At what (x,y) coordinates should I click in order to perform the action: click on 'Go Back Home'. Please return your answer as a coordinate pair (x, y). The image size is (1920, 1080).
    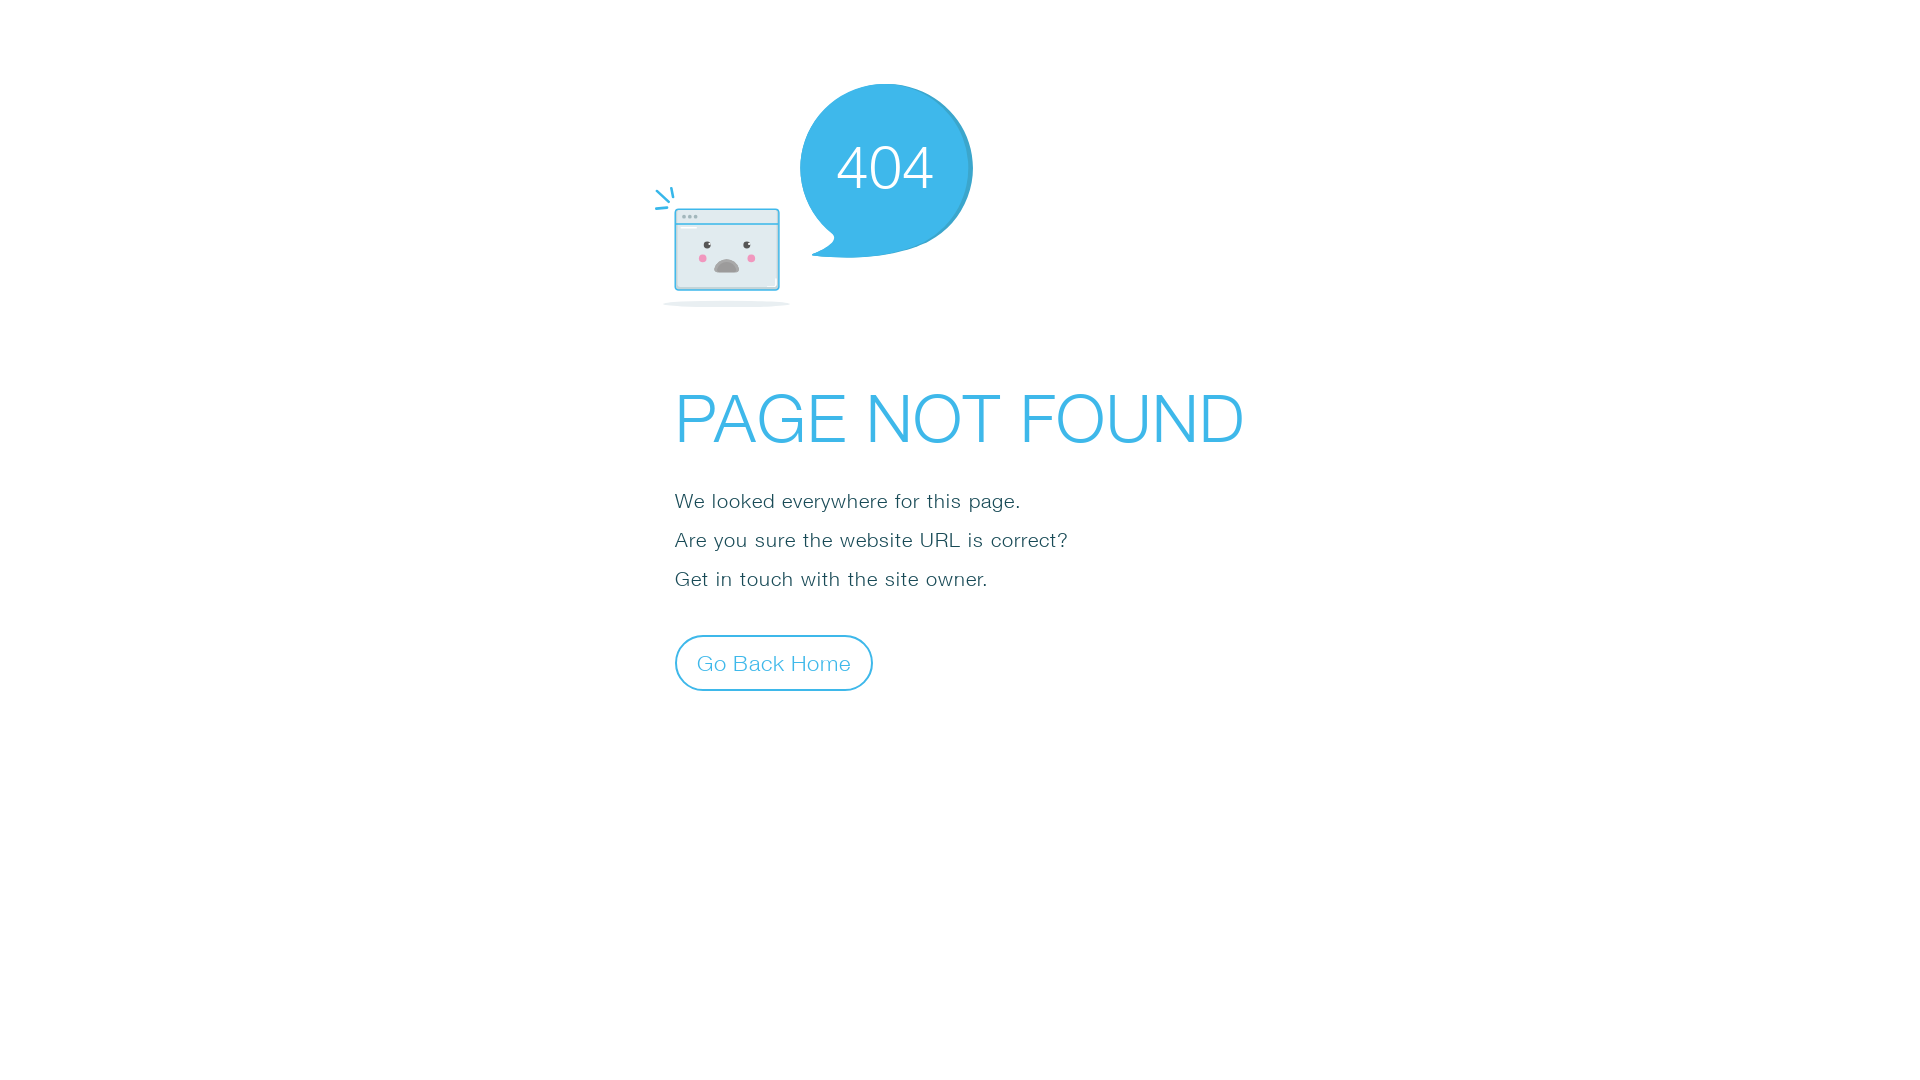
    Looking at the image, I should click on (772, 663).